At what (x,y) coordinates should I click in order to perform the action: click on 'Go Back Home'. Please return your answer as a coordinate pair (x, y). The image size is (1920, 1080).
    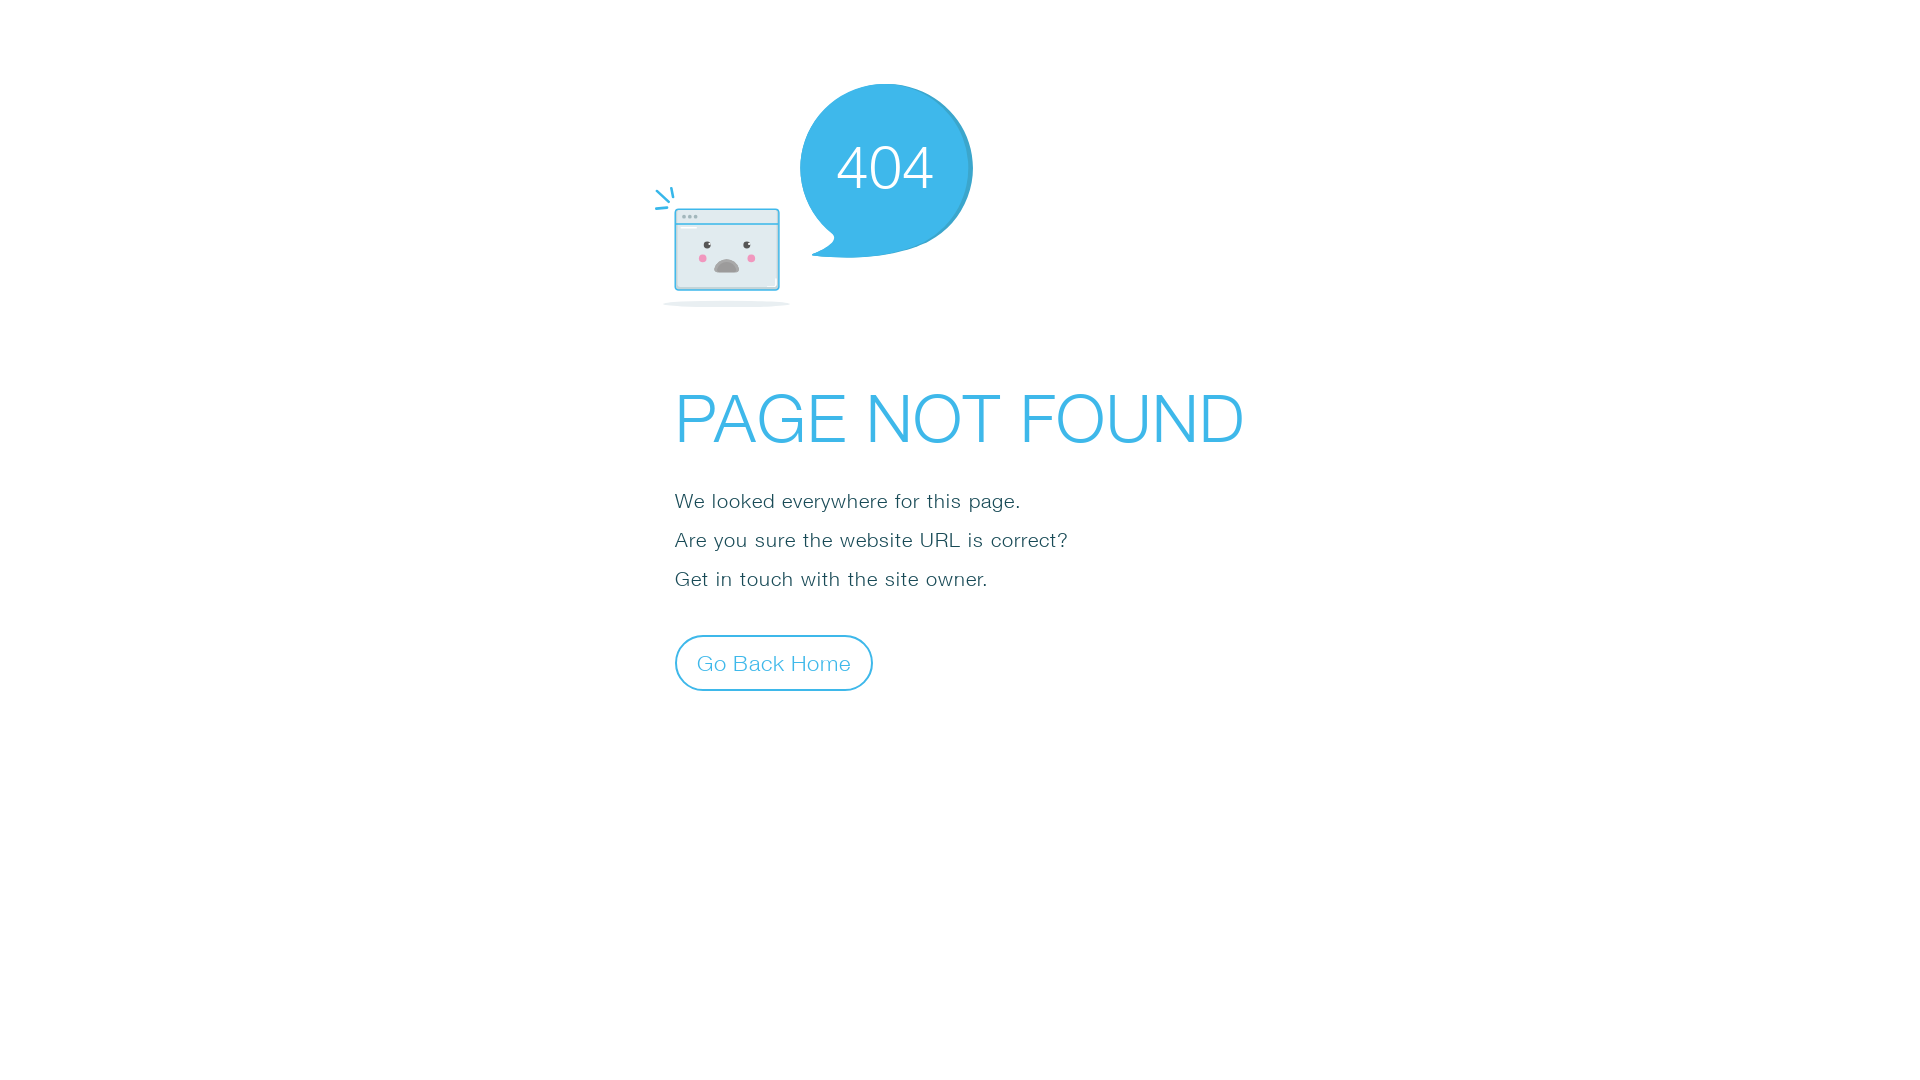
    Looking at the image, I should click on (772, 663).